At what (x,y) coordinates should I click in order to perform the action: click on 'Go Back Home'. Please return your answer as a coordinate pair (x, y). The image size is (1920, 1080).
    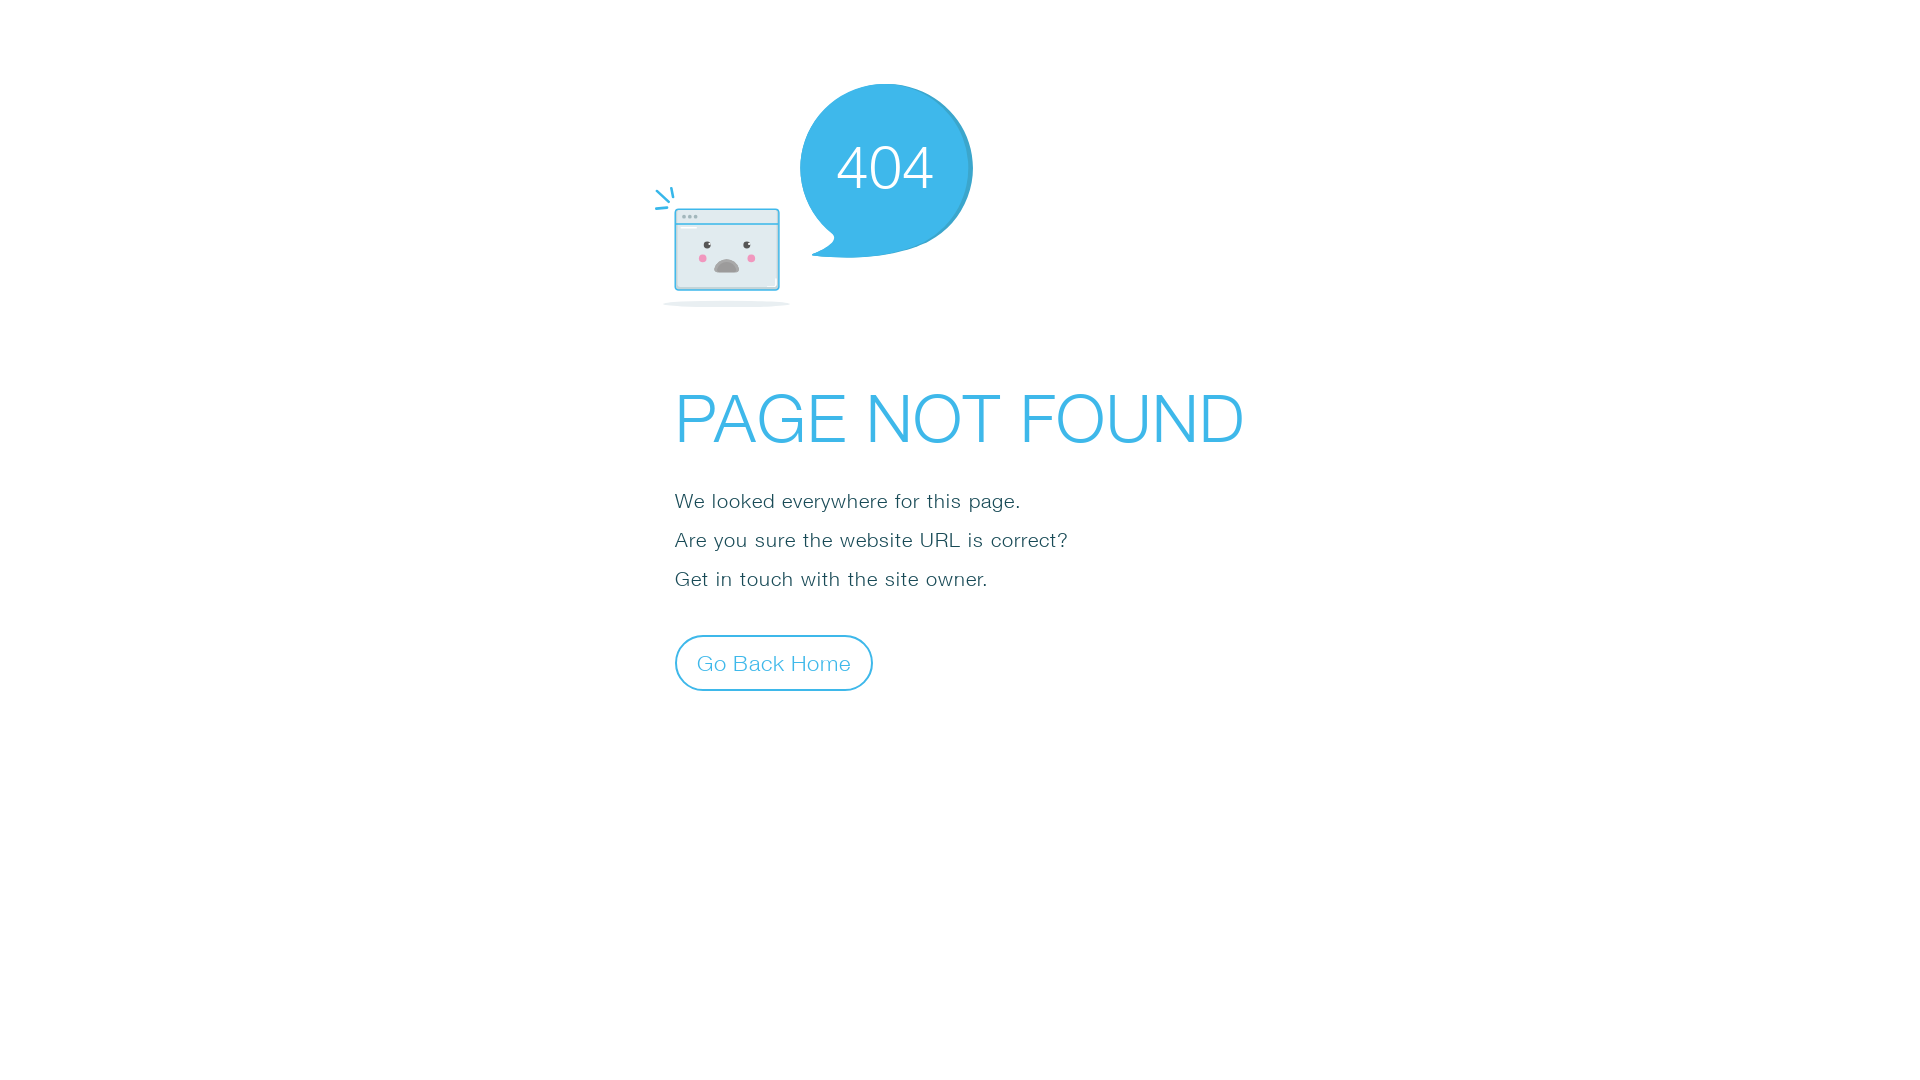
    Looking at the image, I should click on (772, 663).